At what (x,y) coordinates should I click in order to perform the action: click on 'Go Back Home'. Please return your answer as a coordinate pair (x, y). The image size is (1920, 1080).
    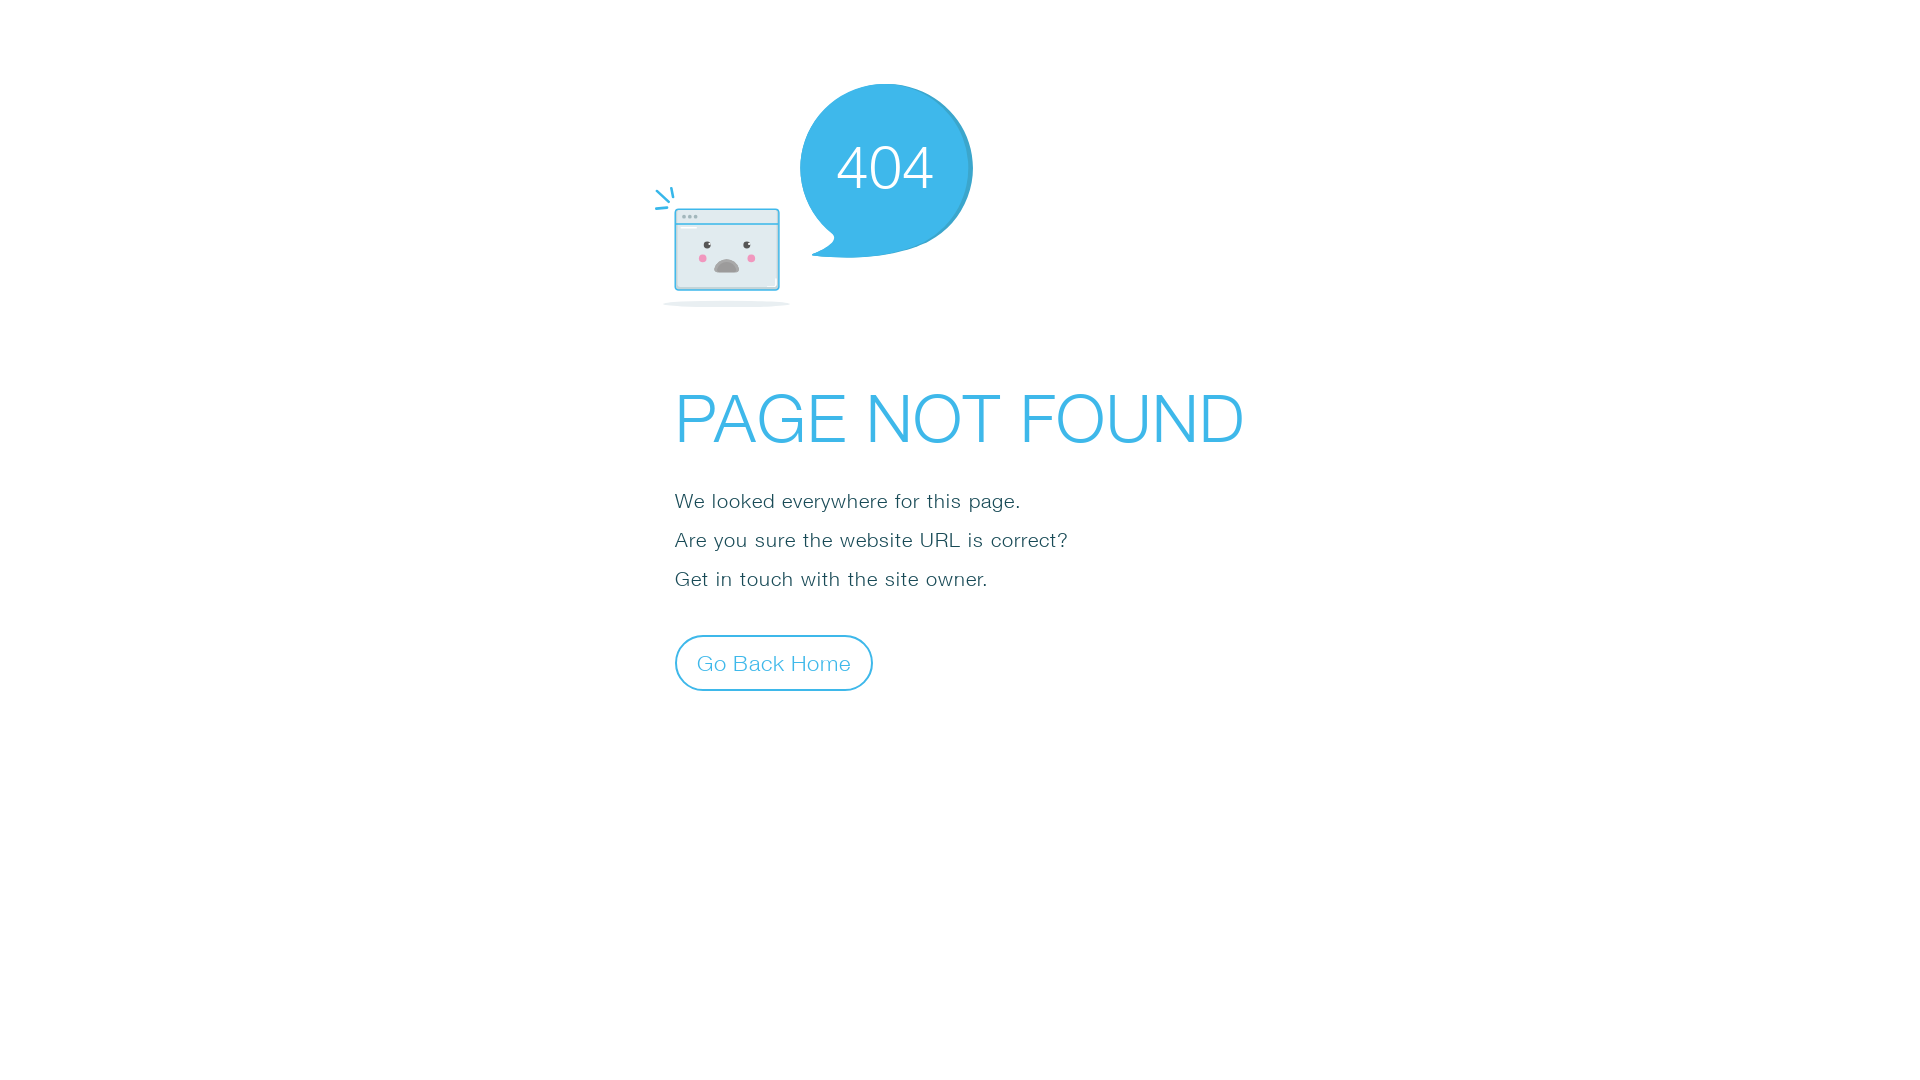
    Looking at the image, I should click on (772, 663).